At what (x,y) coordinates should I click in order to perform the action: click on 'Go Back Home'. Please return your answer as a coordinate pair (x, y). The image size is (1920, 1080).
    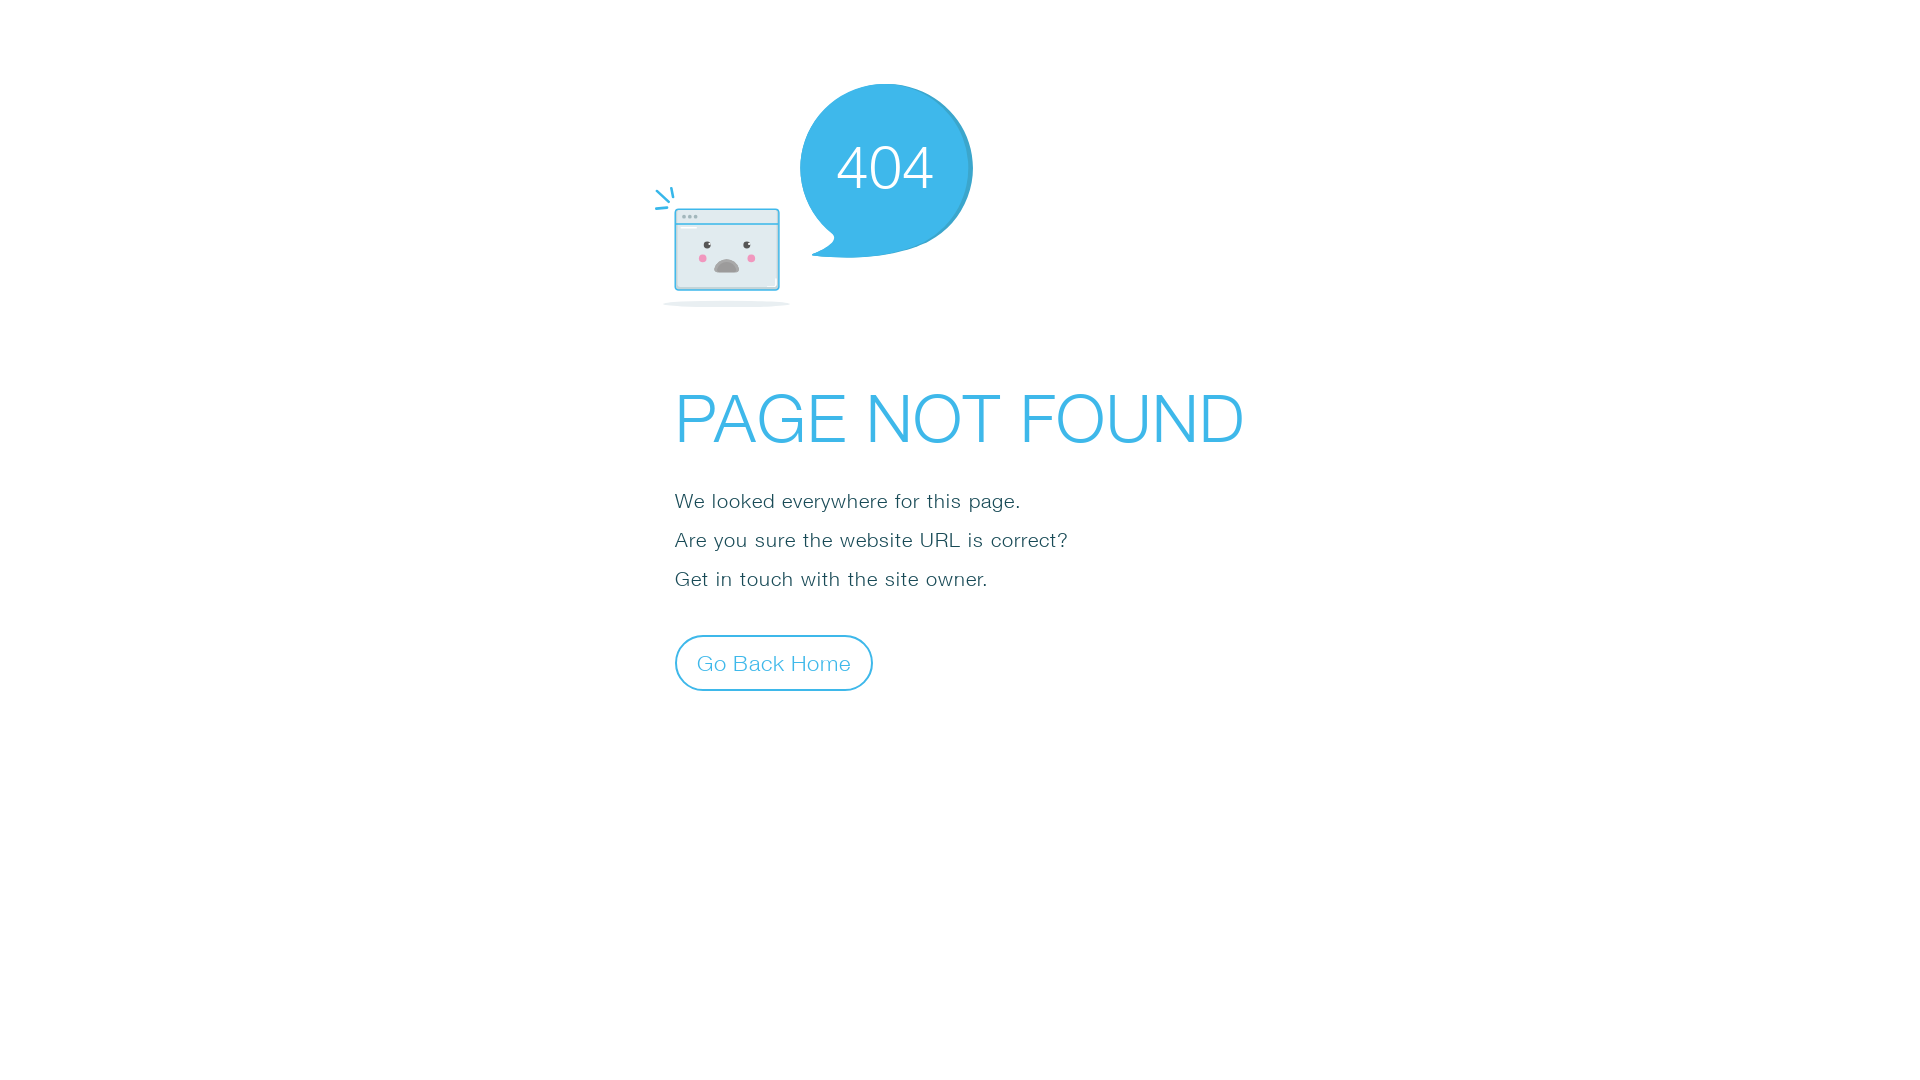
    Looking at the image, I should click on (772, 663).